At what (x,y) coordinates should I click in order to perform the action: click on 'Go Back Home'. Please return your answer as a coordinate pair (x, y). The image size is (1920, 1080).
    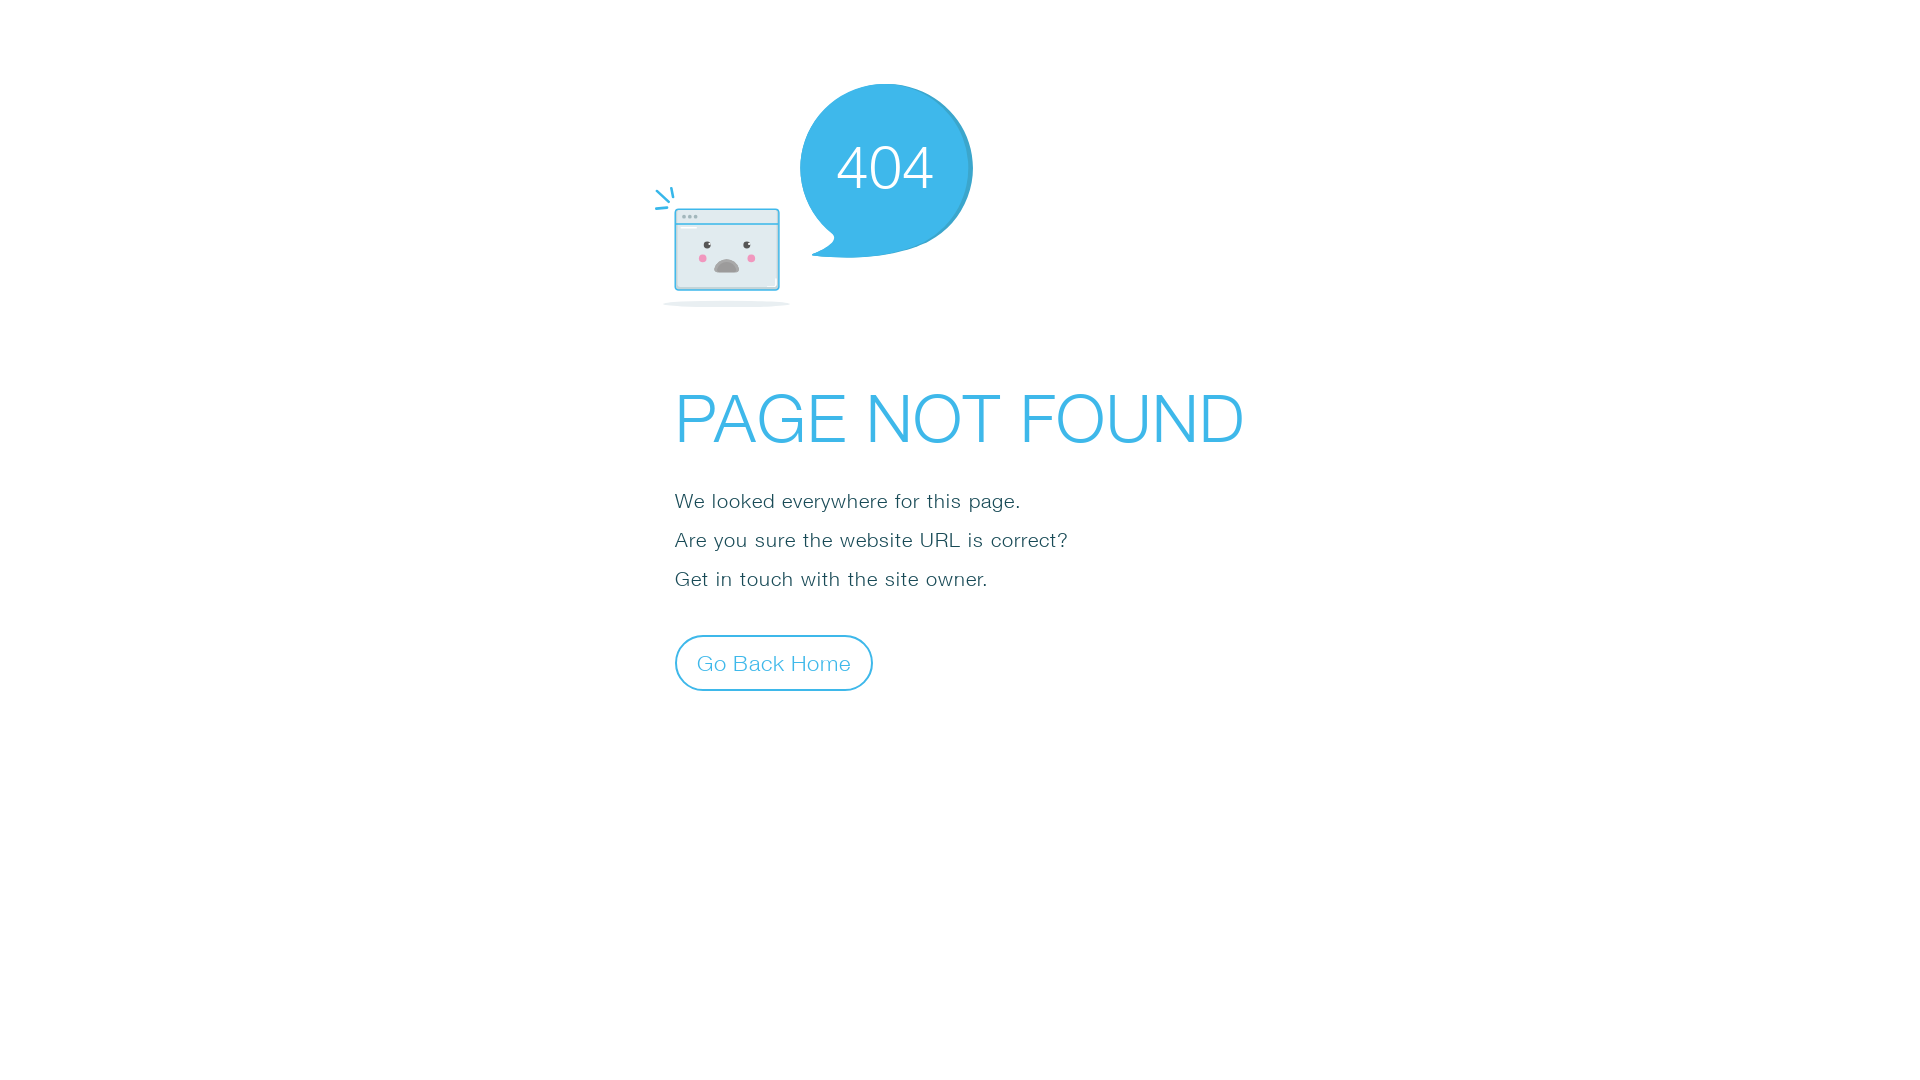
    Looking at the image, I should click on (772, 663).